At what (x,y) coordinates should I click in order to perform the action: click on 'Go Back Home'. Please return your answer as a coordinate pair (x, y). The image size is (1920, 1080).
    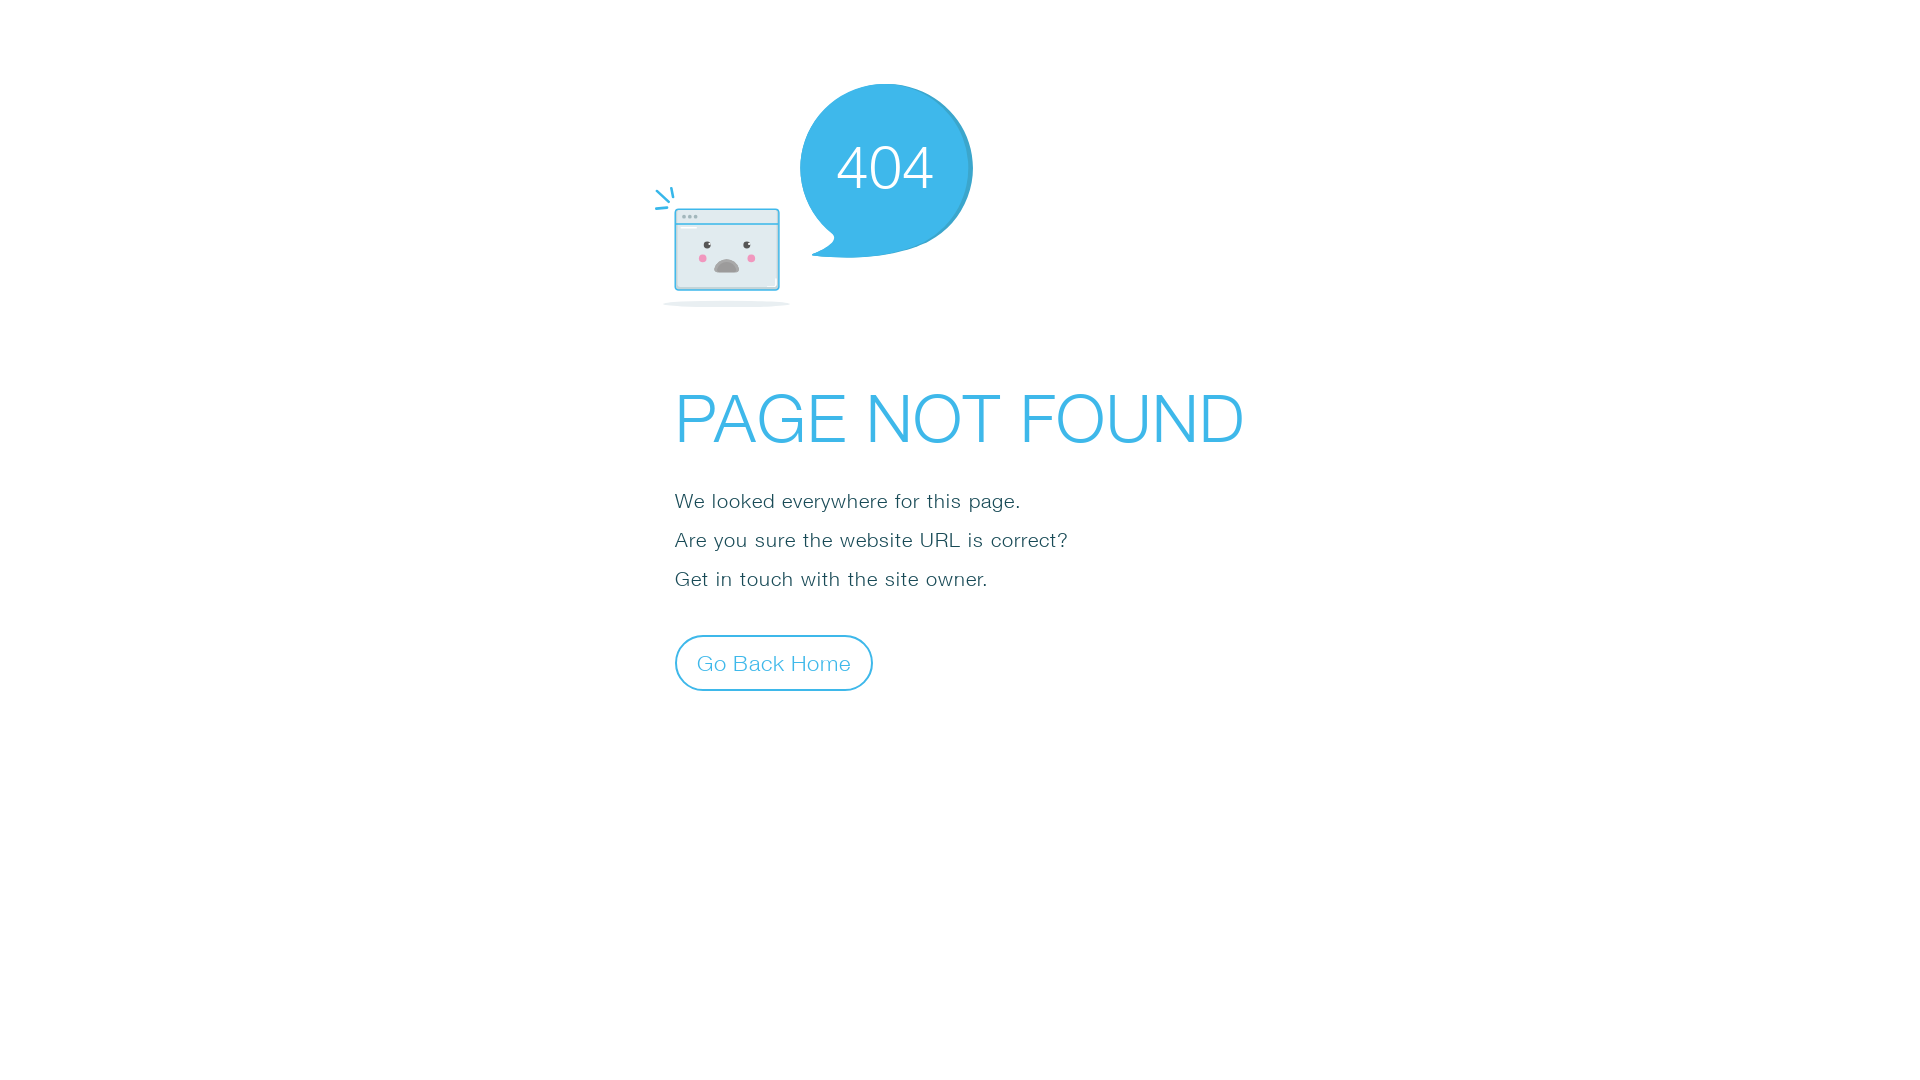
    Looking at the image, I should click on (772, 663).